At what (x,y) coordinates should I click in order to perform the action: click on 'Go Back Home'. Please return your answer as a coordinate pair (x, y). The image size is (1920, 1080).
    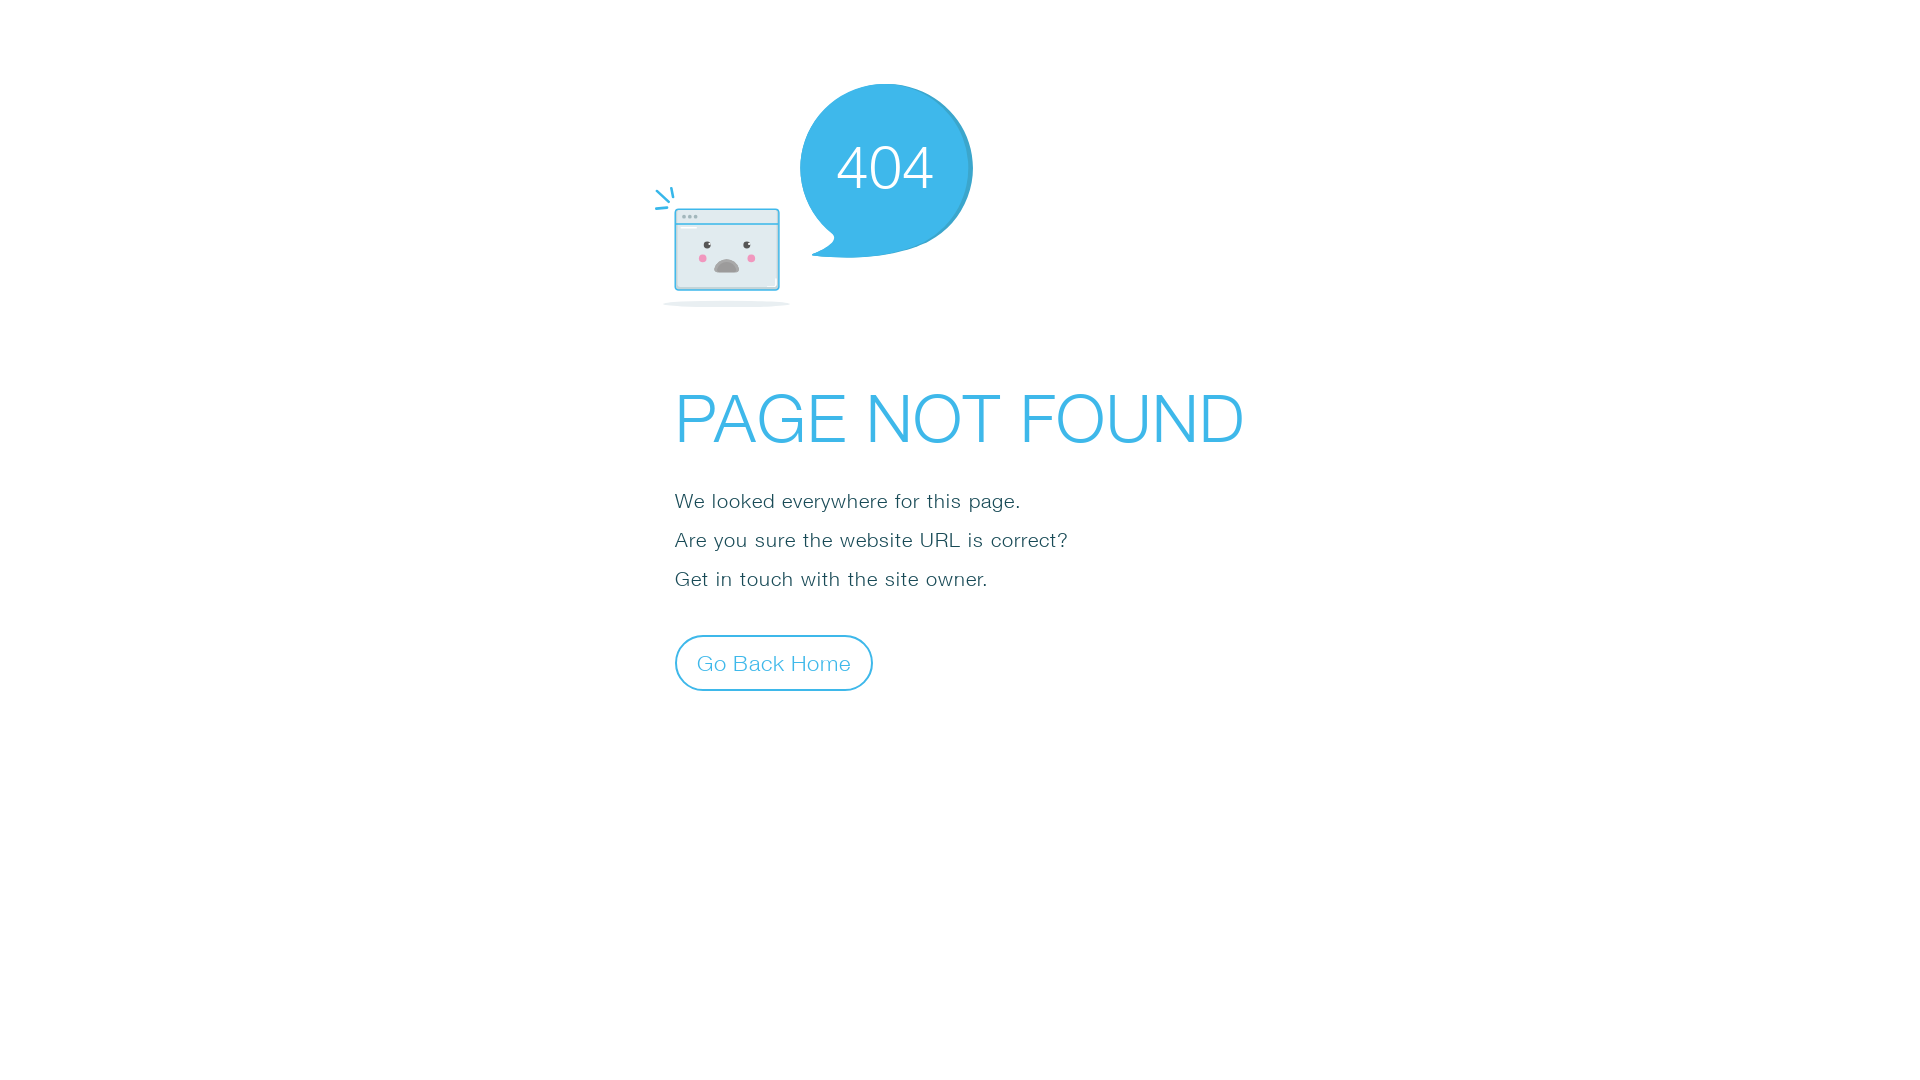
    Looking at the image, I should click on (772, 663).